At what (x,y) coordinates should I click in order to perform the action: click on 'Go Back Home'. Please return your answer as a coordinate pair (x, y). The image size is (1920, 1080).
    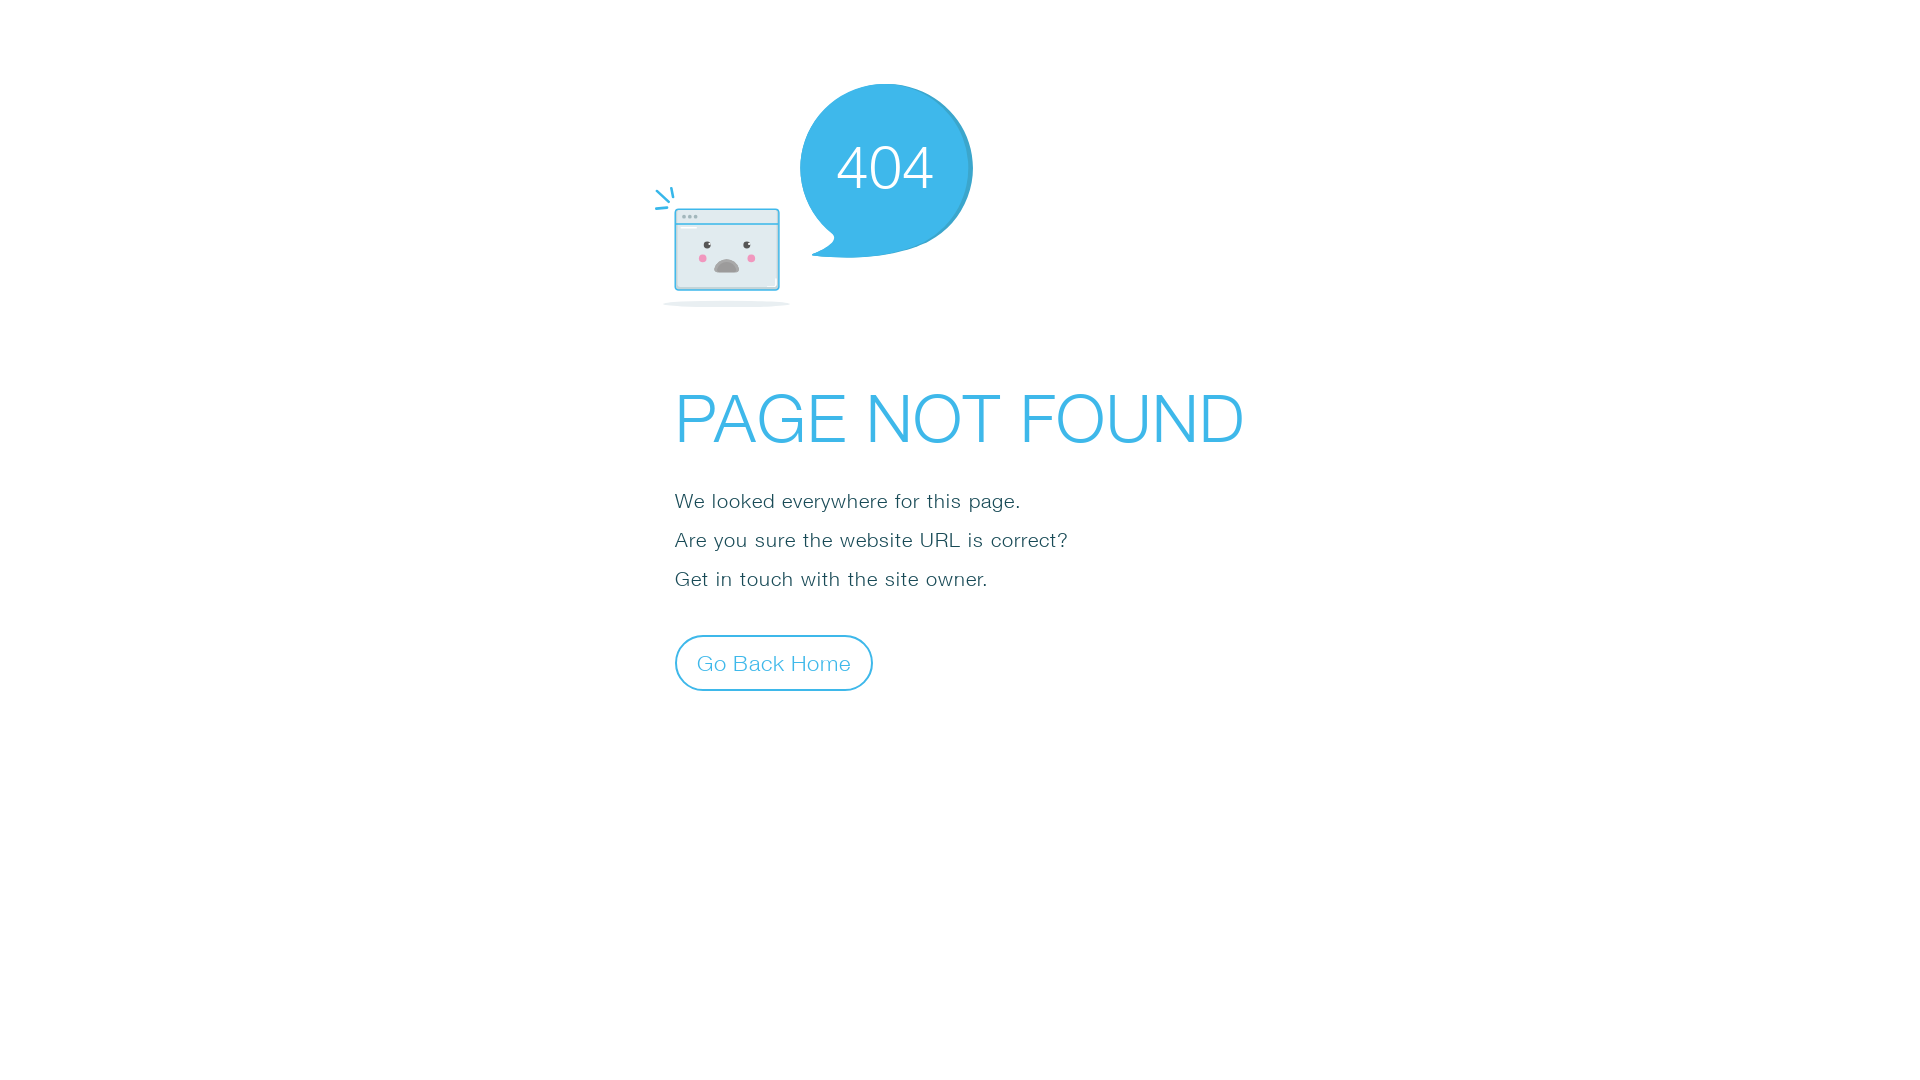
    Looking at the image, I should click on (772, 663).